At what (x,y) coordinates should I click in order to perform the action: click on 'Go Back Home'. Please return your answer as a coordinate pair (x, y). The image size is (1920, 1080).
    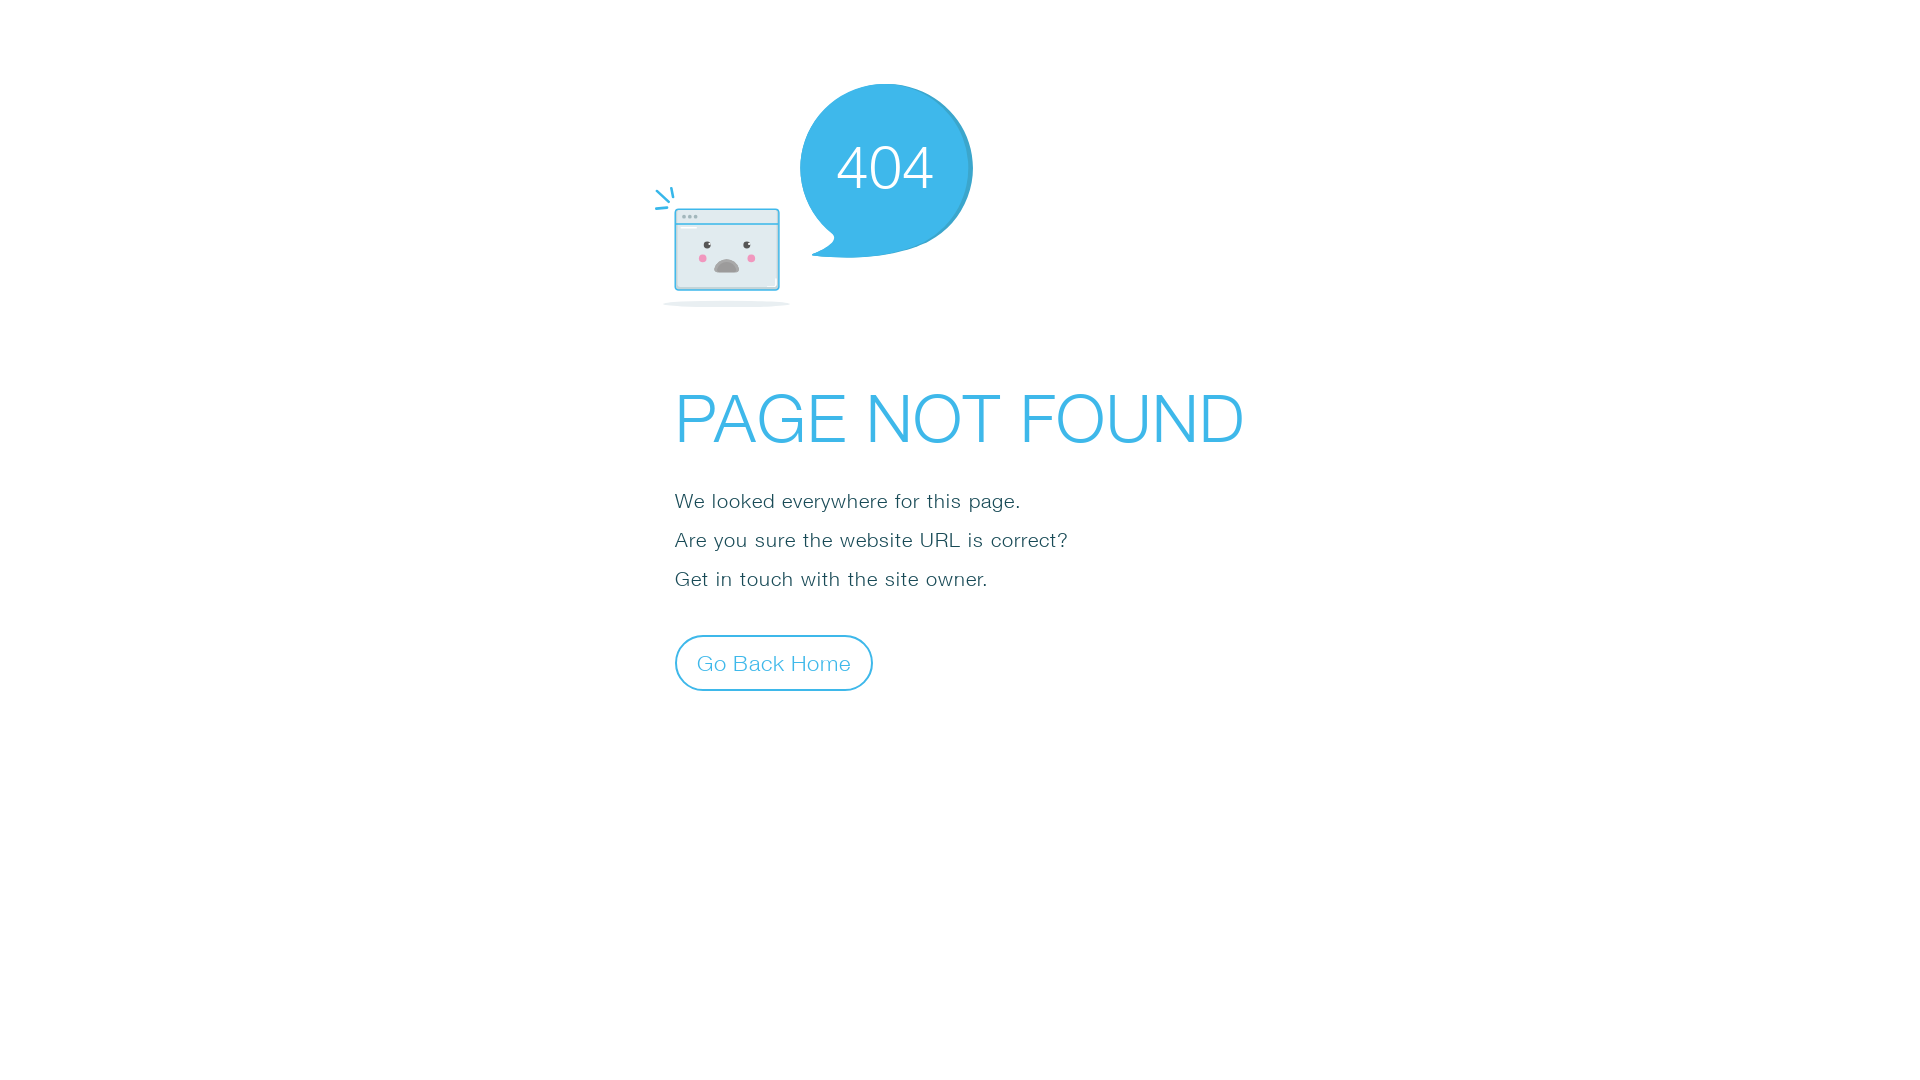
    Looking at the image, I should click on (772, 663).